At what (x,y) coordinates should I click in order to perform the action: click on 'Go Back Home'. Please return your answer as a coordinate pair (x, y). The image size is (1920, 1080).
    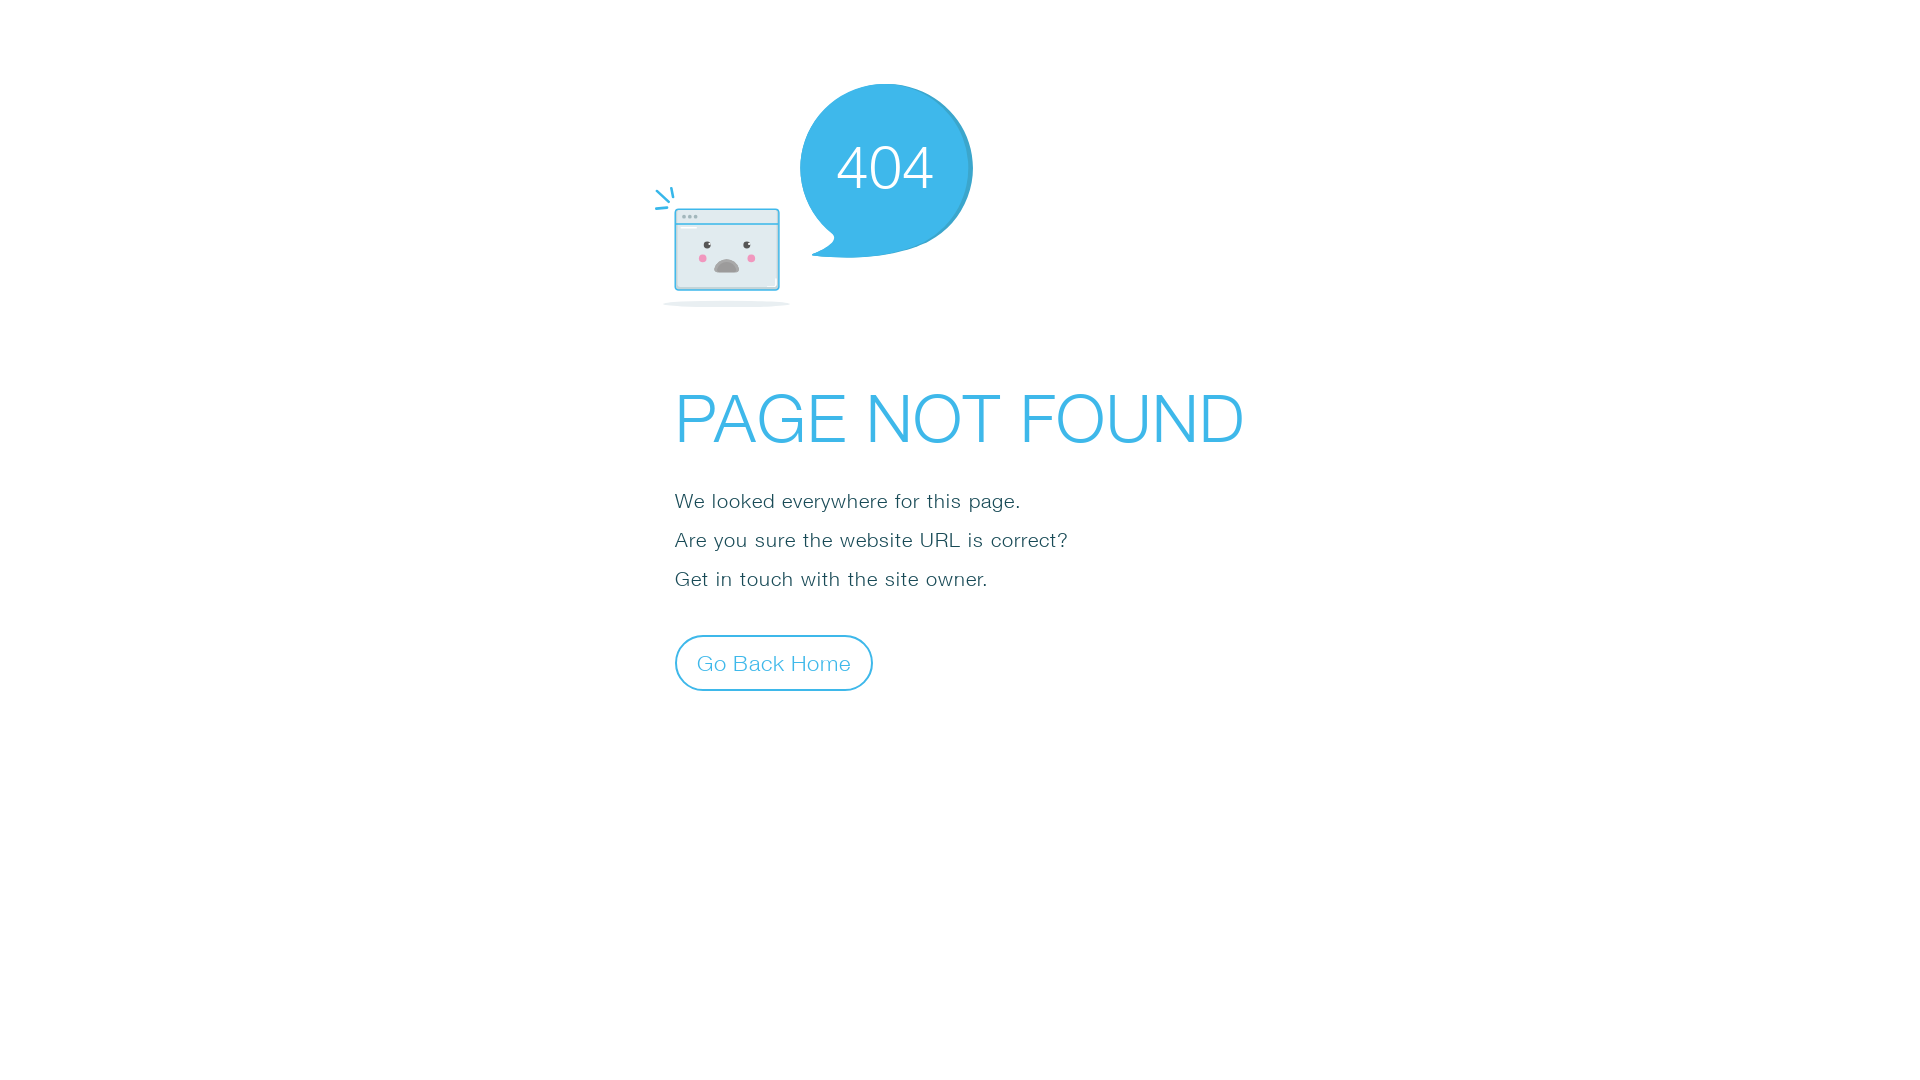
    Looking at the image, I should click on (772, 663).